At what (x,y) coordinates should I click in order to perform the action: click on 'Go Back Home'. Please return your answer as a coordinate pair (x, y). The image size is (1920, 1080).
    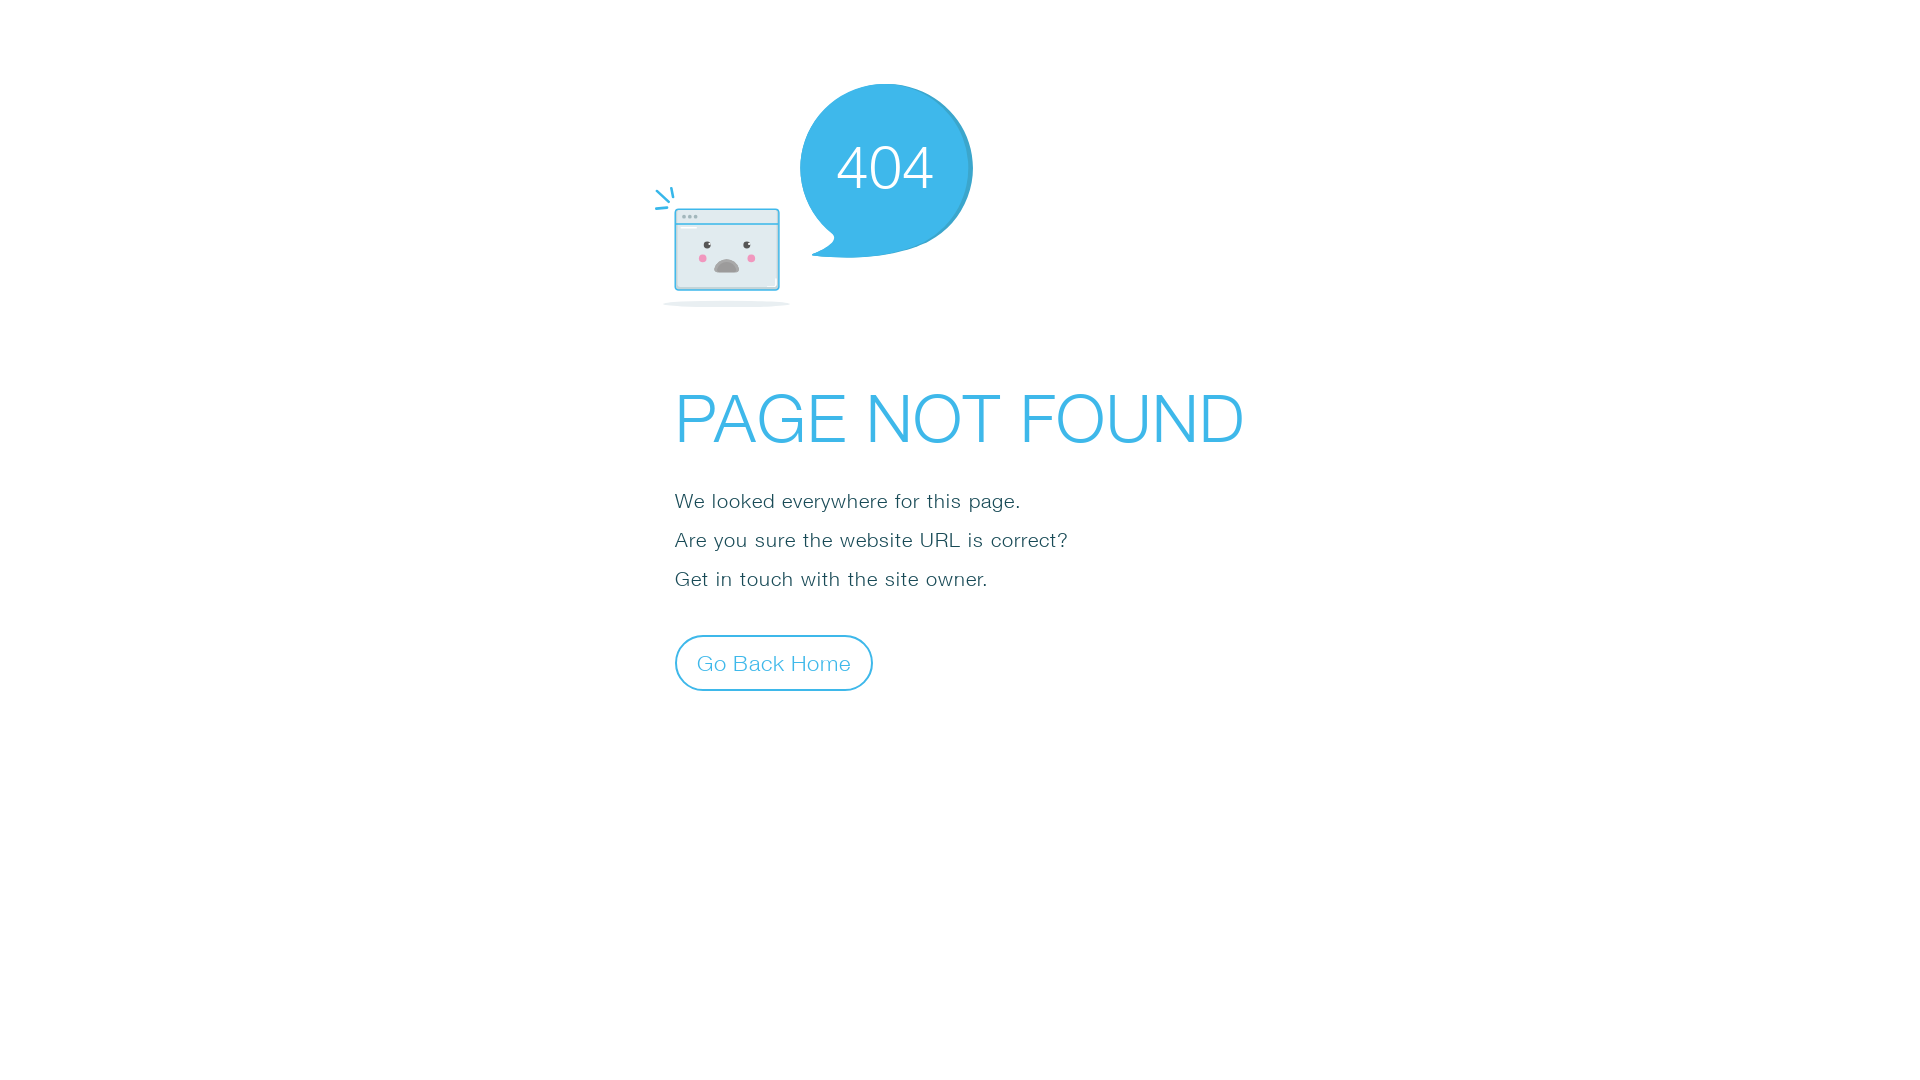
    Looking at the image, I should click on (772, 663).